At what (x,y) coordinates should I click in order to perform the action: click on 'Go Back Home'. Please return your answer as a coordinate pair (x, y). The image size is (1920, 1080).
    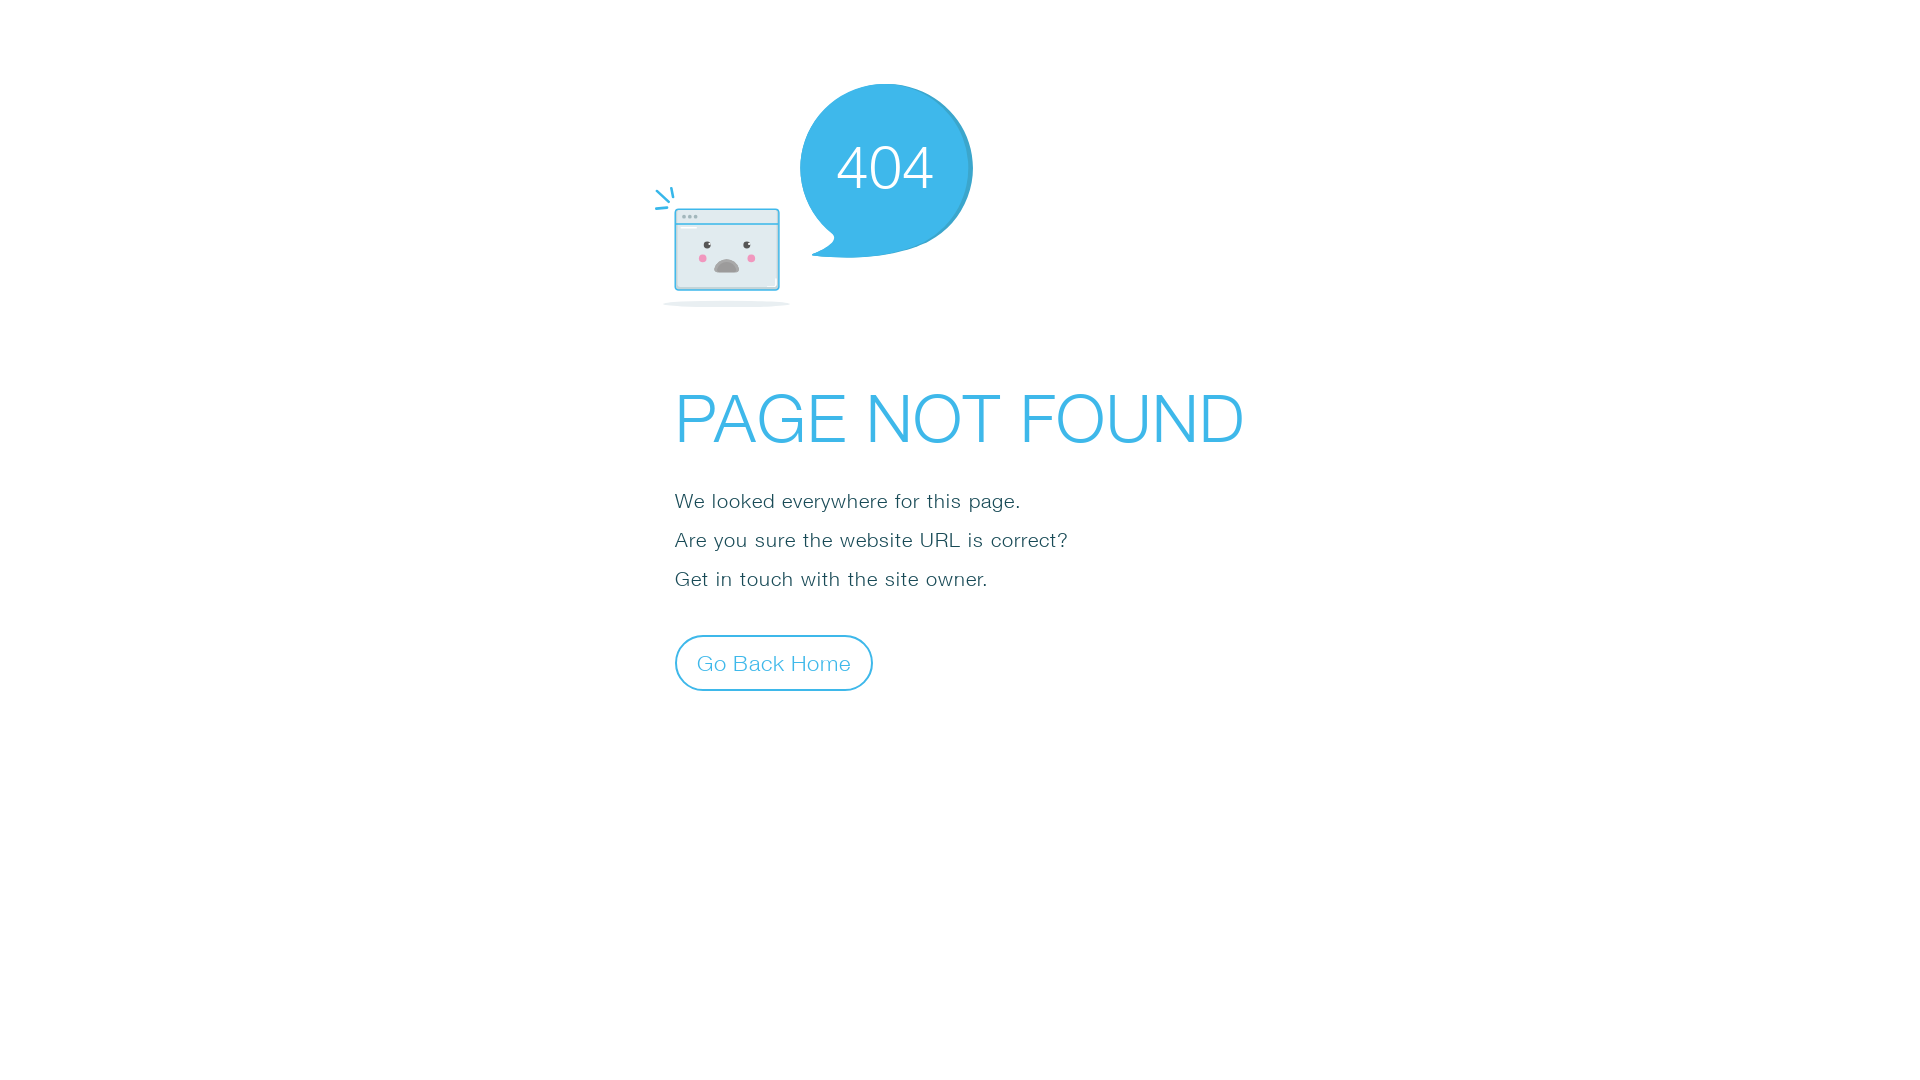
    Looking at the image, I should click on (772, 663).